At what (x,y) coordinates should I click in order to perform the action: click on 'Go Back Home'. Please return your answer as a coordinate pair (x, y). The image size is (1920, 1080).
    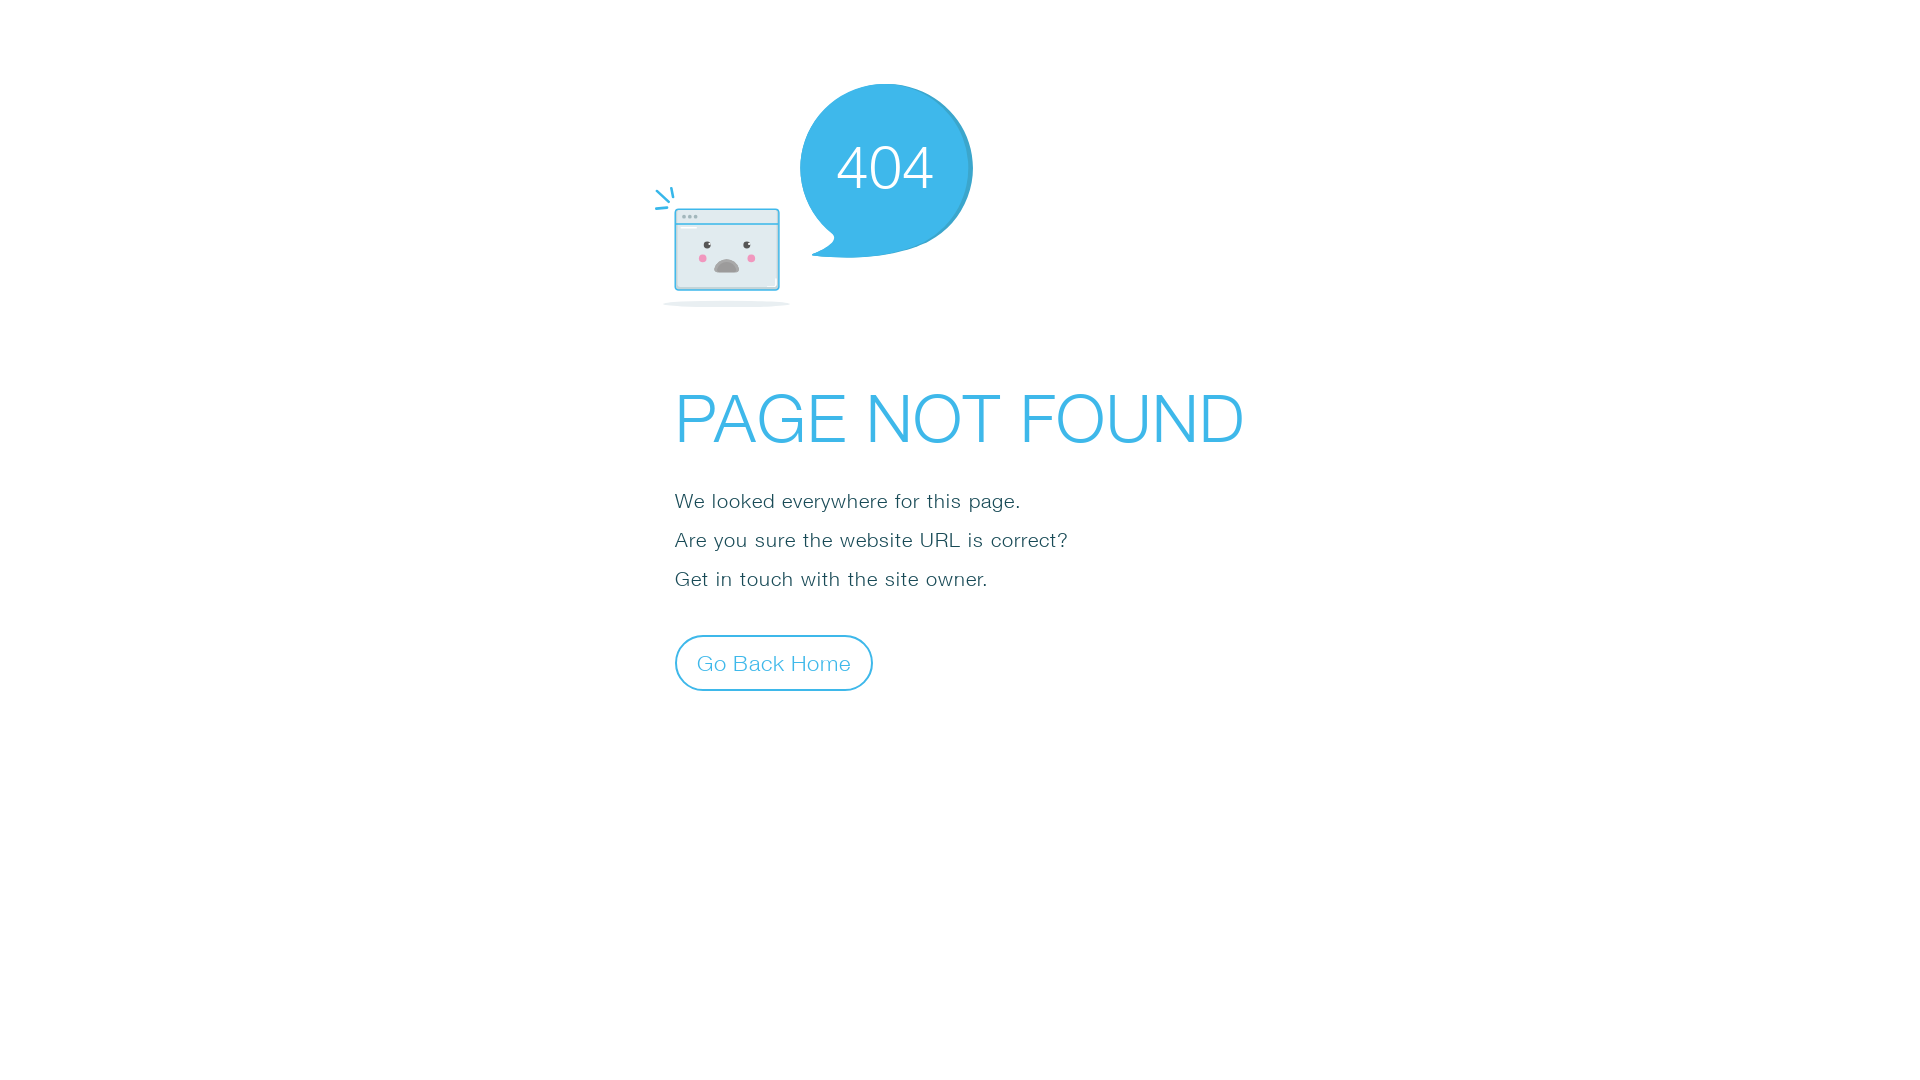
    Looking at the image, I should click on (772, 663).